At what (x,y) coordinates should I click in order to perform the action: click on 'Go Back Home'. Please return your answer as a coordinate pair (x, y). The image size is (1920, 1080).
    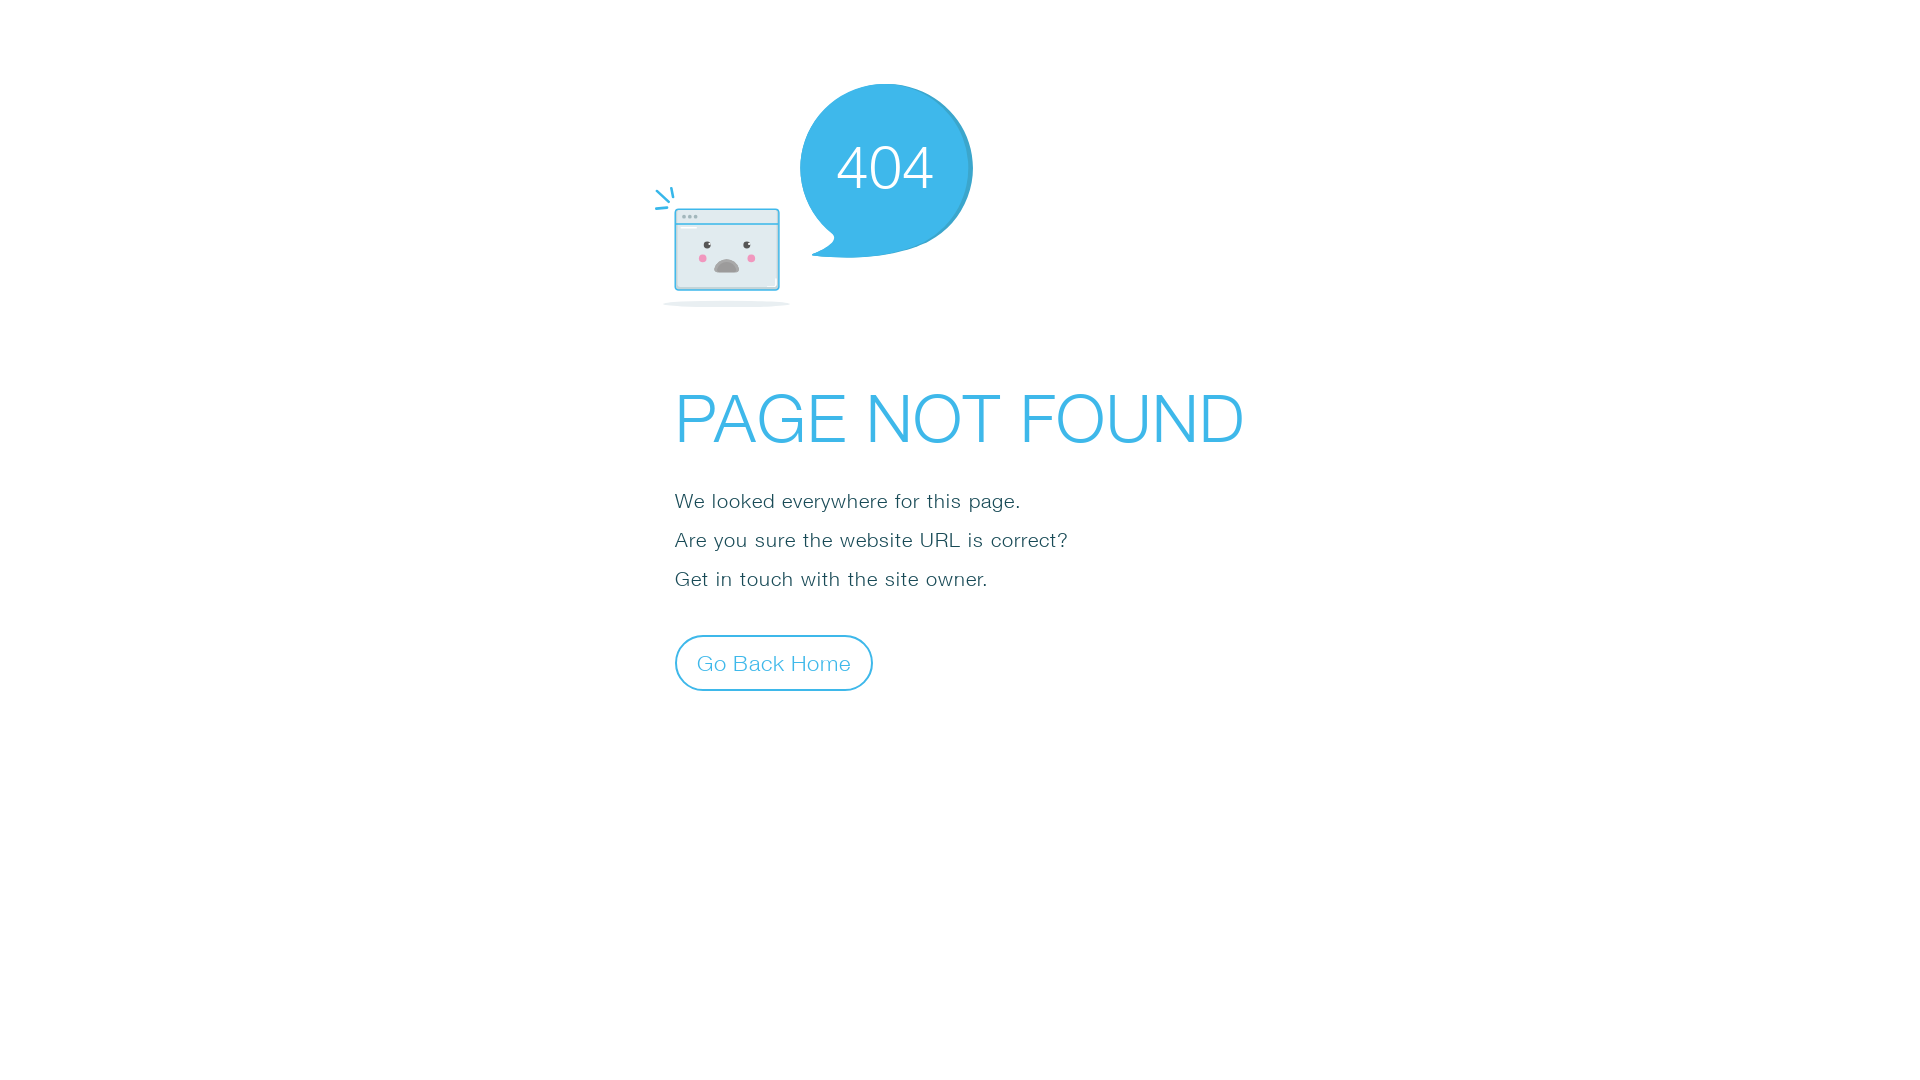
    Looking at the image, I should click on (772, 663).